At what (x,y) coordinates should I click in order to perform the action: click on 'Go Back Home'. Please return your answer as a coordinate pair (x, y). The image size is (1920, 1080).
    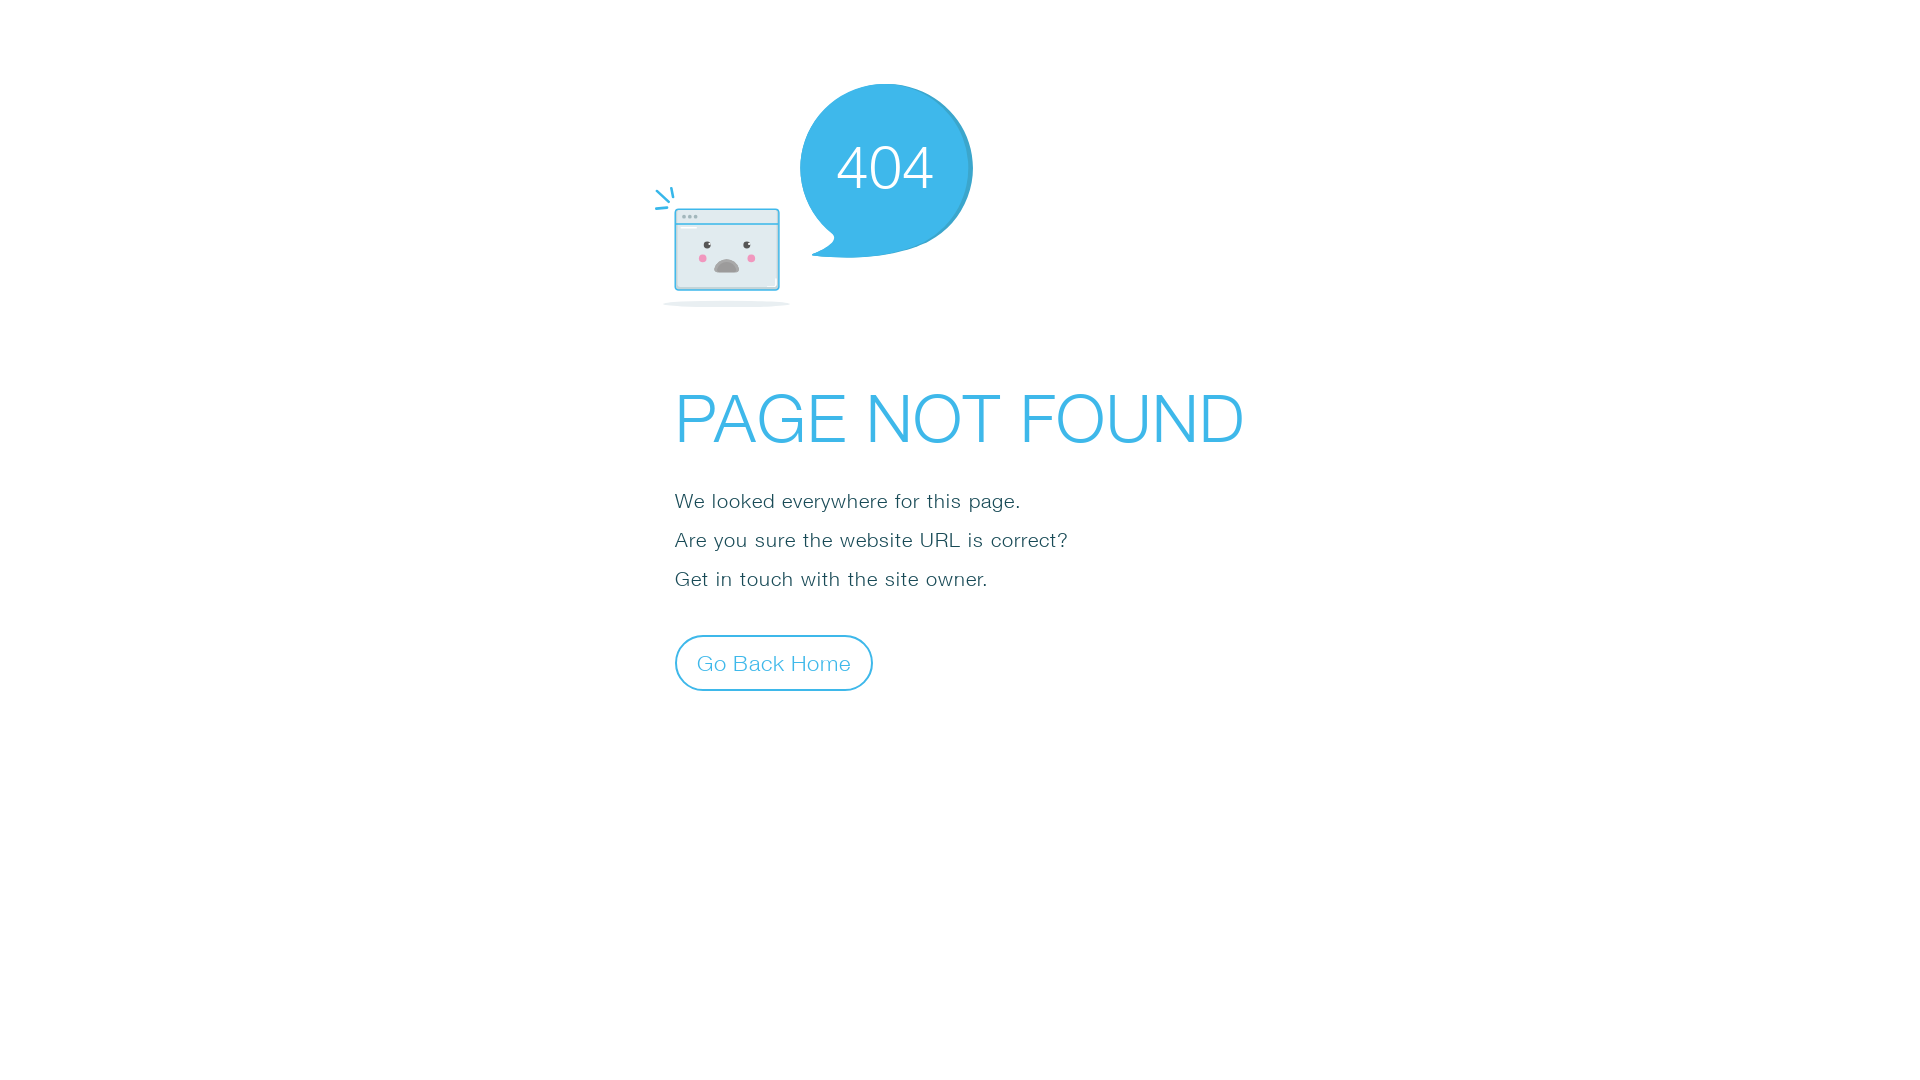
    Looking at the image, I should click on (772, 663).